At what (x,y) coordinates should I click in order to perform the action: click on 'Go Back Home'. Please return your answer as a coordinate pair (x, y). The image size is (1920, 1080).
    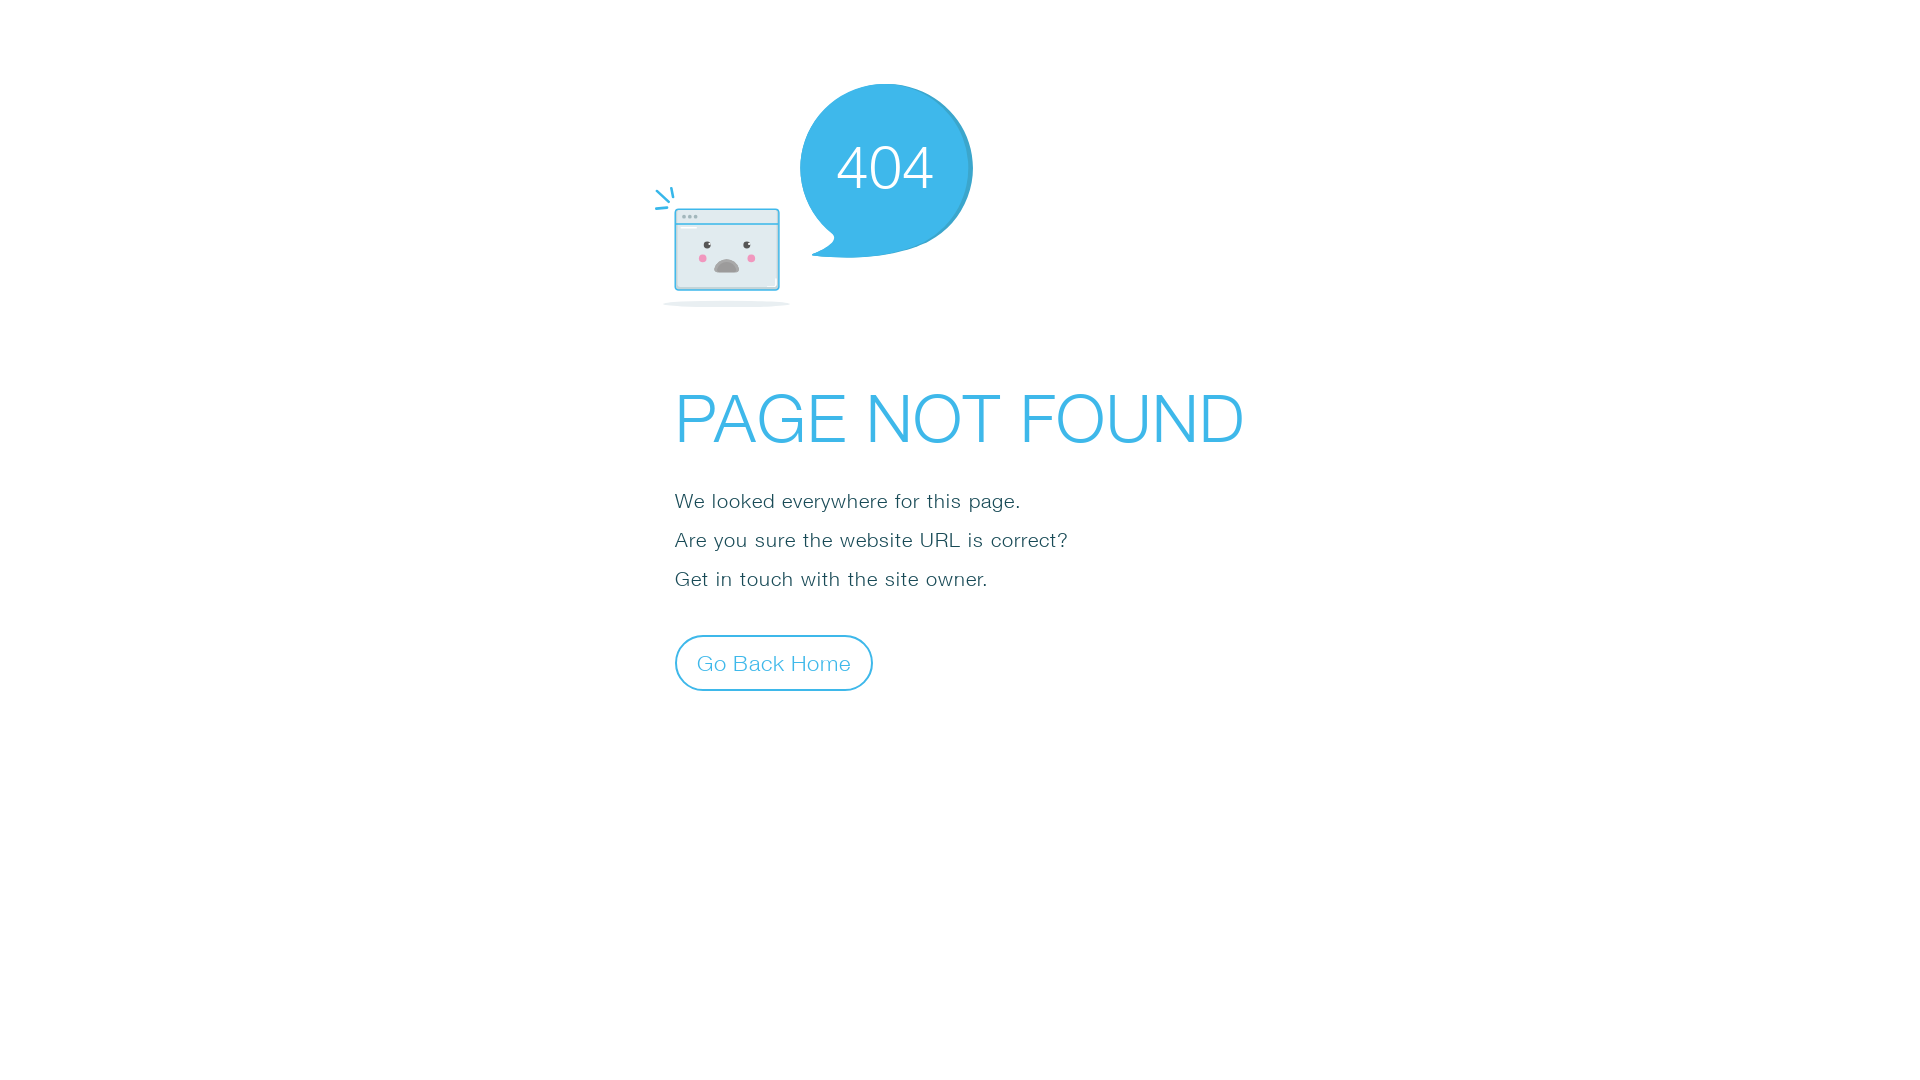
    Looking at the image, I should click on (772, 663).